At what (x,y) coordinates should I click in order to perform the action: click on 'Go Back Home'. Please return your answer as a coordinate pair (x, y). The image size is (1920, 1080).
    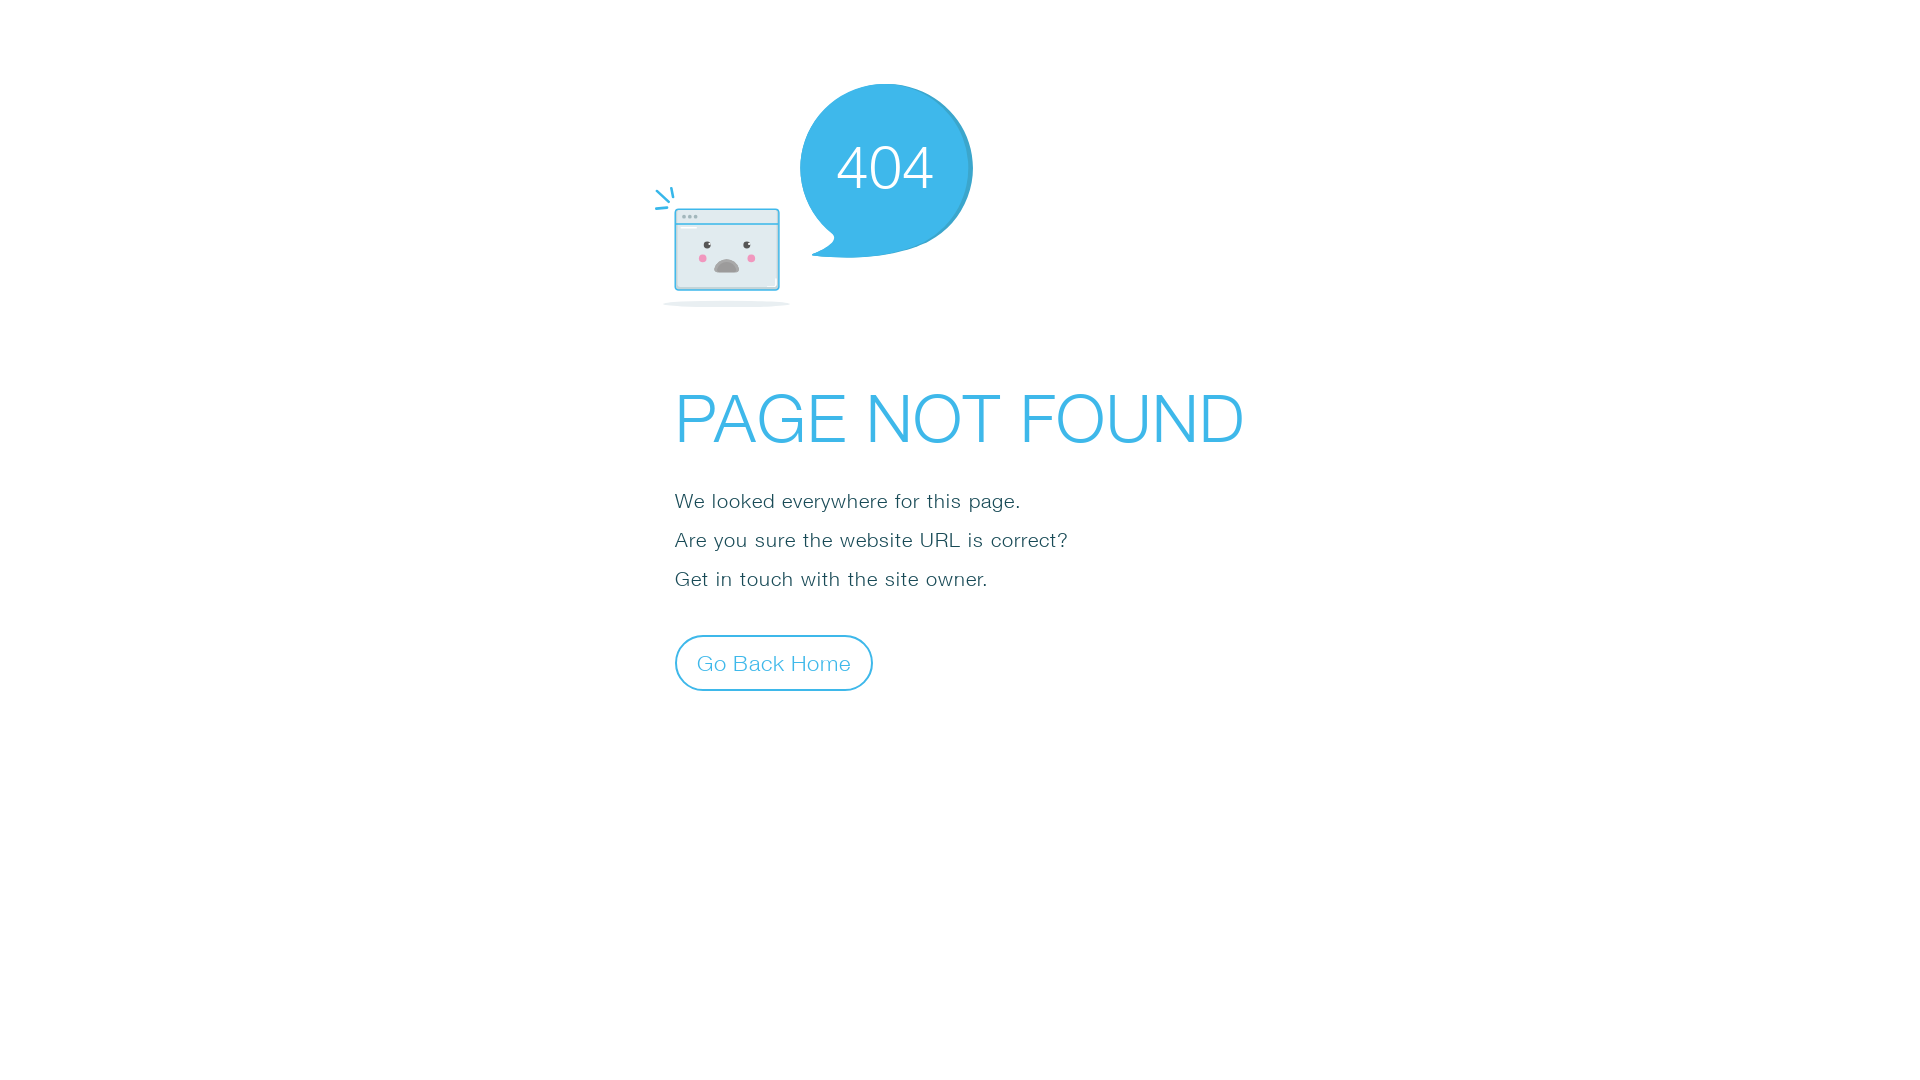
    Looking at the image, I should click on (772, 663).